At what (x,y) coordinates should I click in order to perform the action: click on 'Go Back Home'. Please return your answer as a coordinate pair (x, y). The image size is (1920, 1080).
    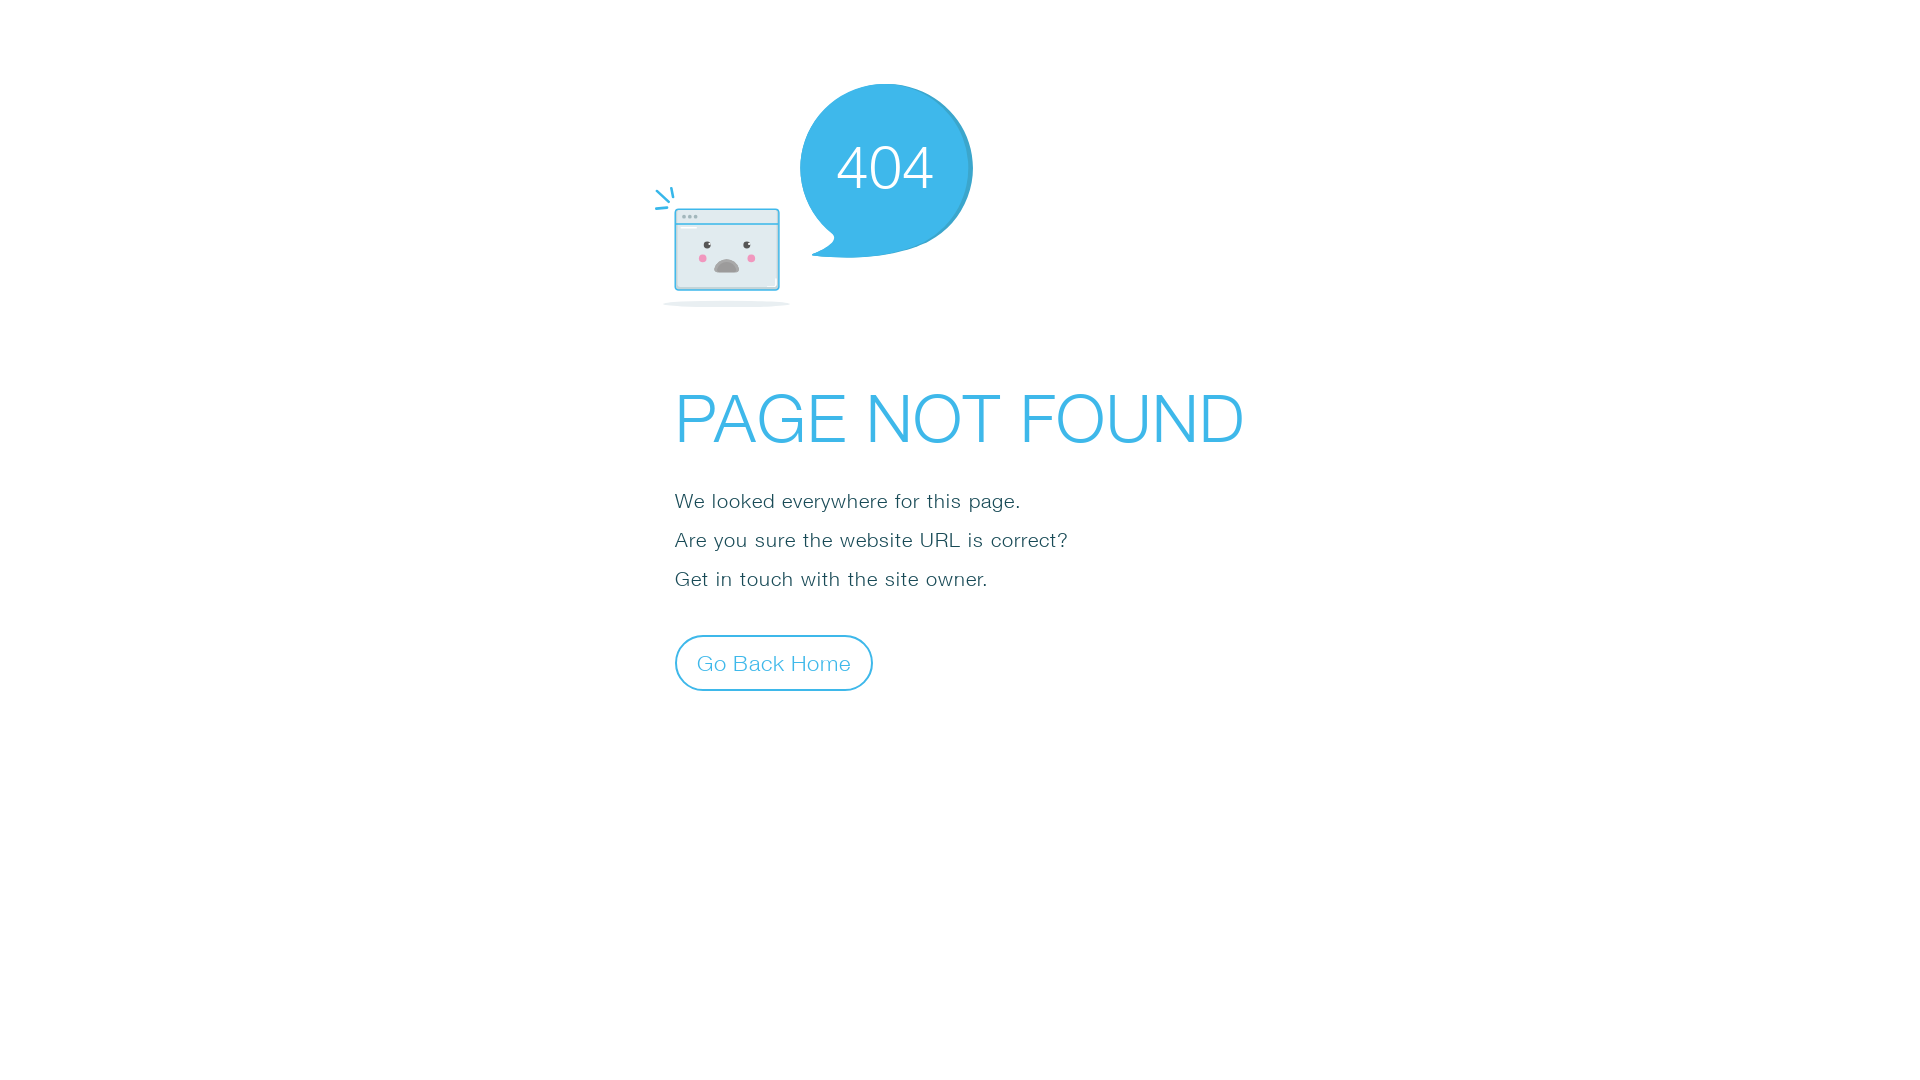
    Looking at the image, I should click on (772, 663).